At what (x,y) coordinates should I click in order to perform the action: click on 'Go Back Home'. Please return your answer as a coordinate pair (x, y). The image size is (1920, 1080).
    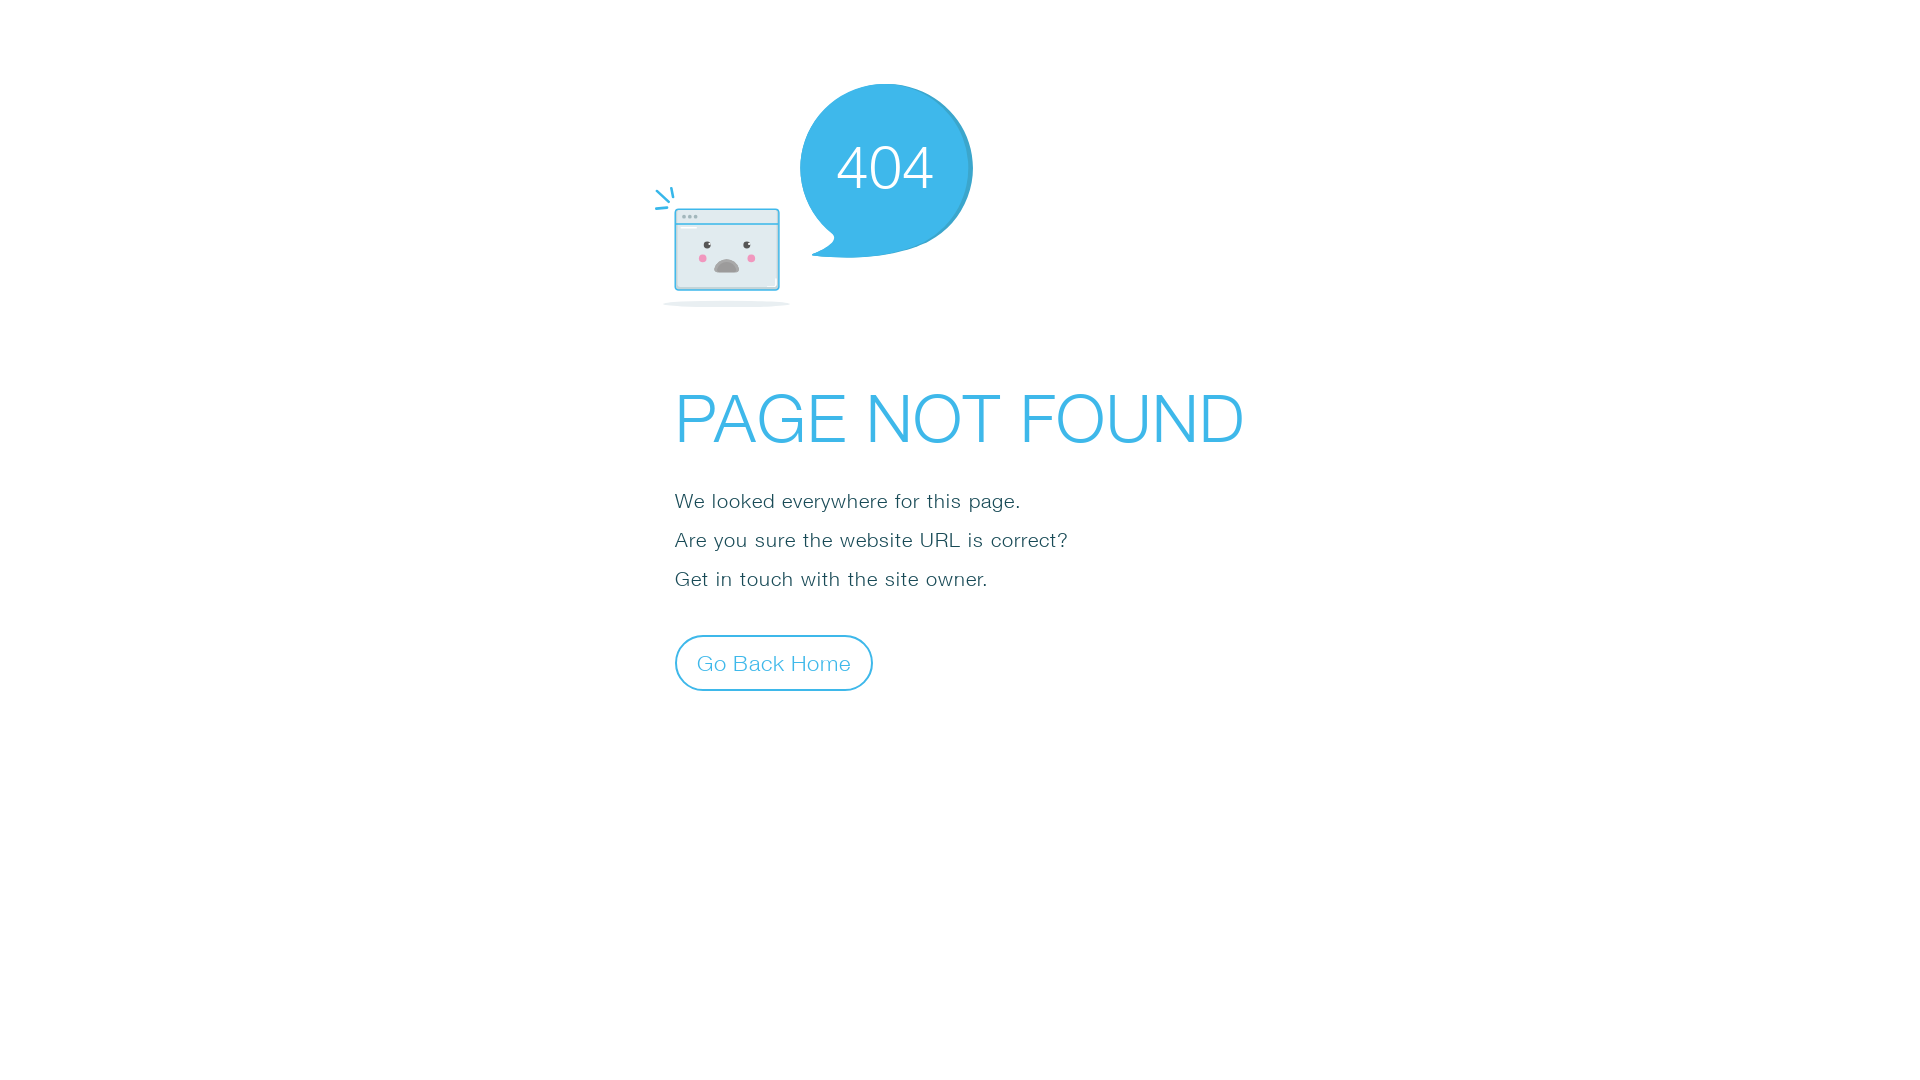
    Looking at the image, I should click on (772, 663).